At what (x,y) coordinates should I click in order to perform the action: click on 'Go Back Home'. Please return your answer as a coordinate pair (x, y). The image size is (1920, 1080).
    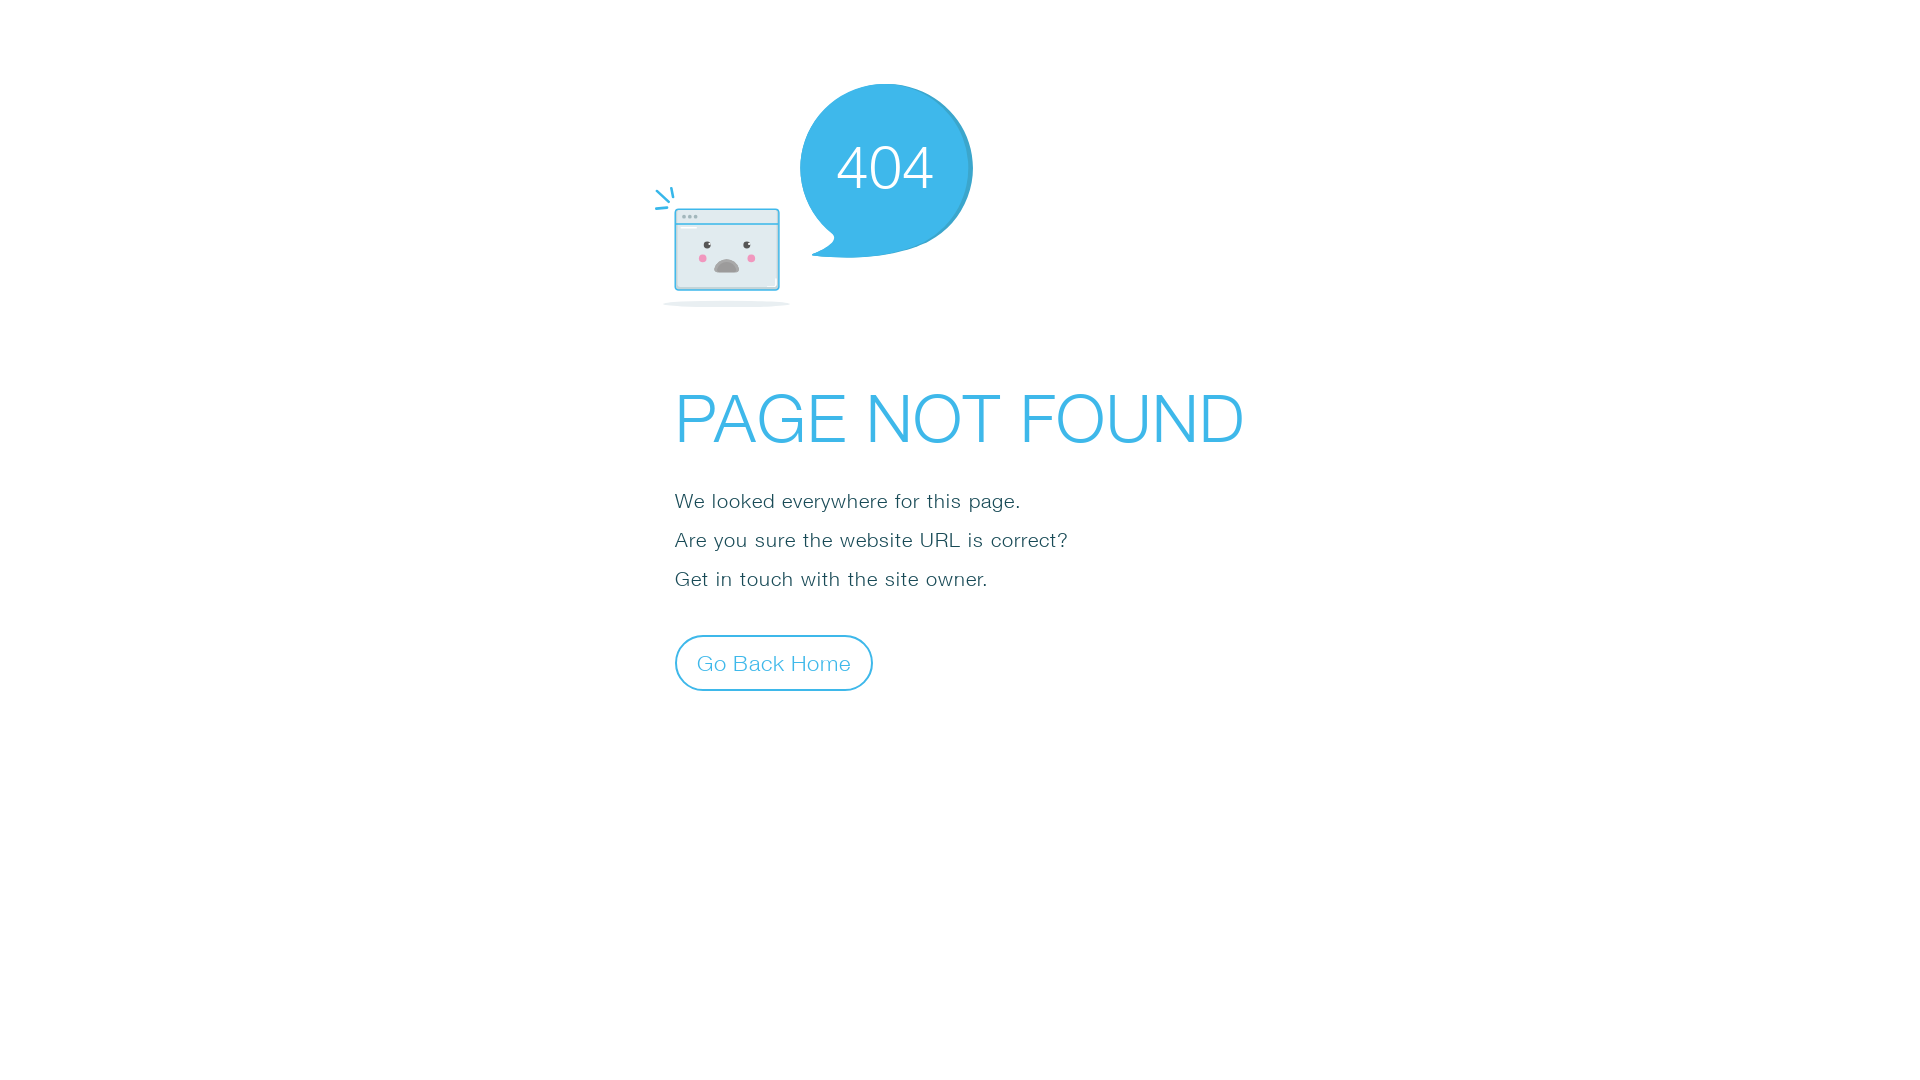
    Looking at the image, I should click on (772, 663).